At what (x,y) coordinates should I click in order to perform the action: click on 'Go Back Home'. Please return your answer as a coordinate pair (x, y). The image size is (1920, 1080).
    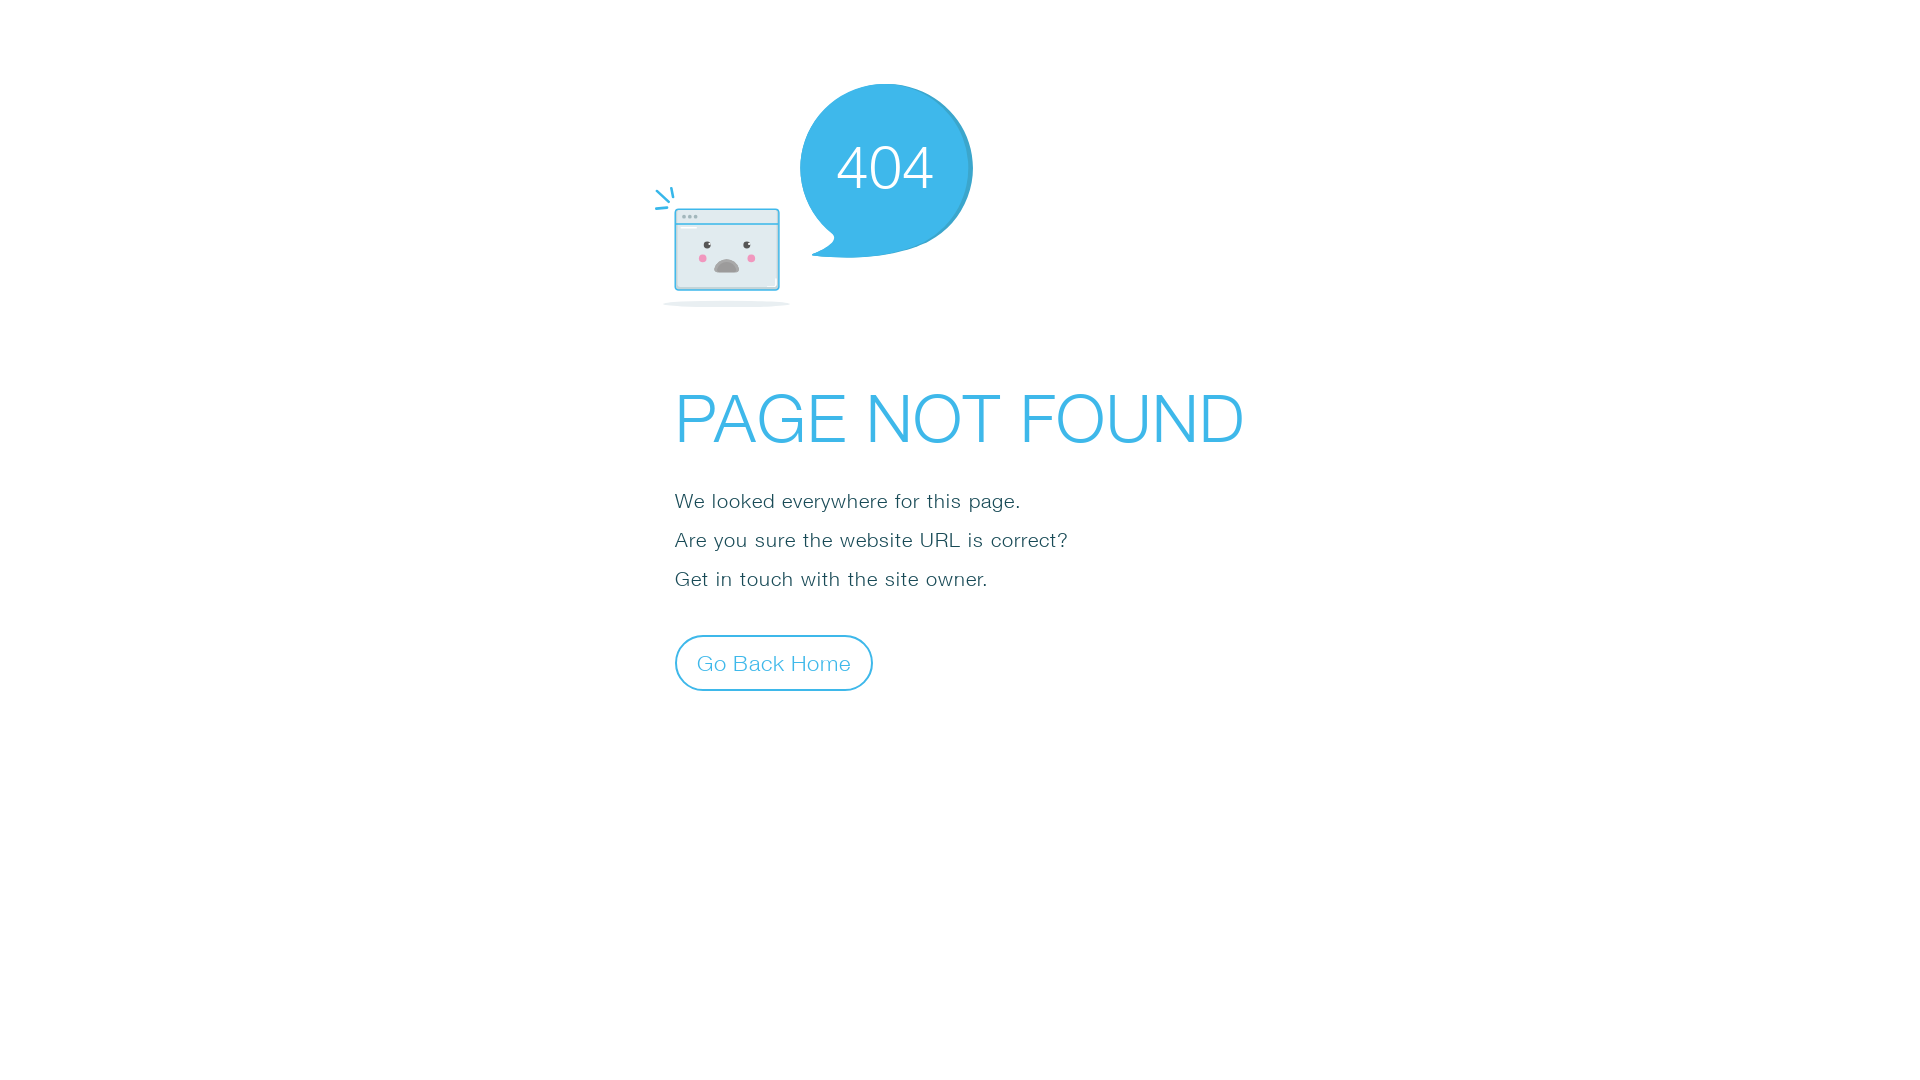
    Looking at the image, I should click on (772, 663).